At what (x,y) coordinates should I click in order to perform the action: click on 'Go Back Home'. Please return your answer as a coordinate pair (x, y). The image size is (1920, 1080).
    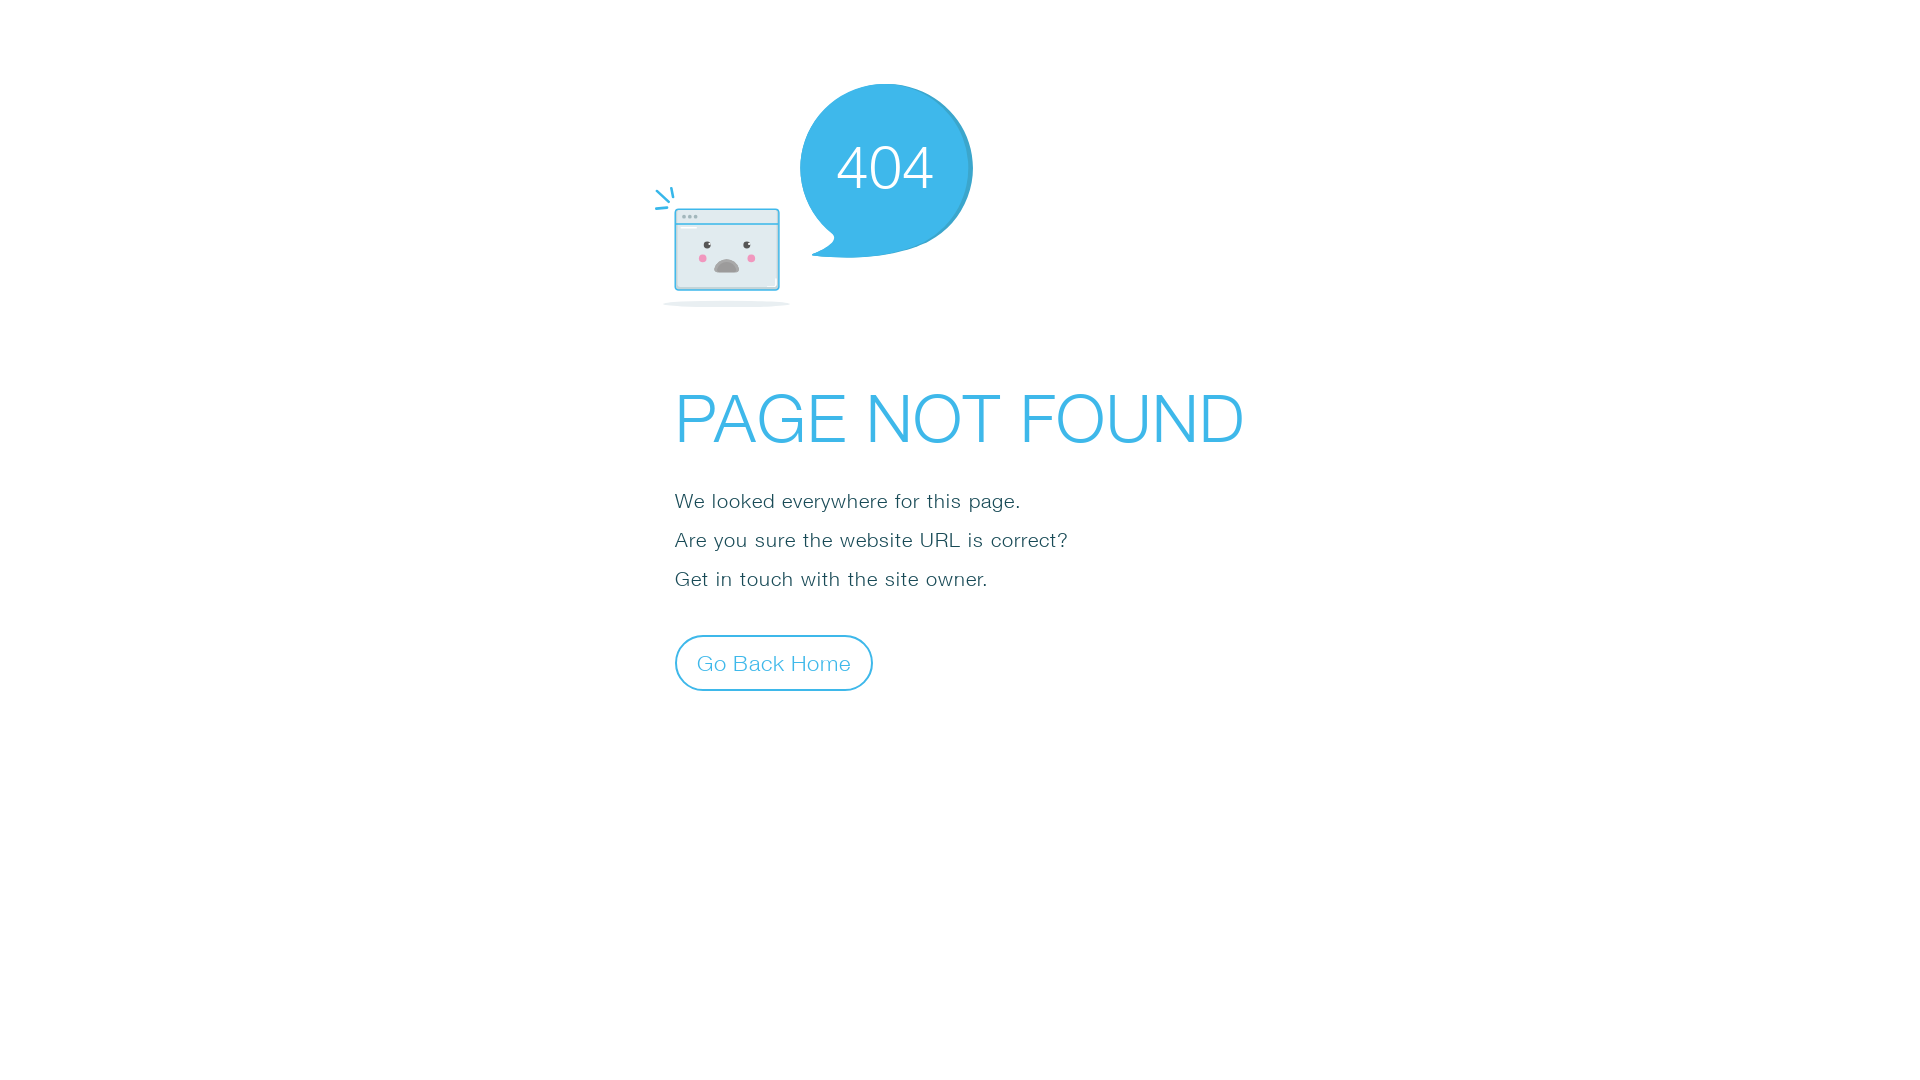
    Looking at the image, I should click on (772, 663).